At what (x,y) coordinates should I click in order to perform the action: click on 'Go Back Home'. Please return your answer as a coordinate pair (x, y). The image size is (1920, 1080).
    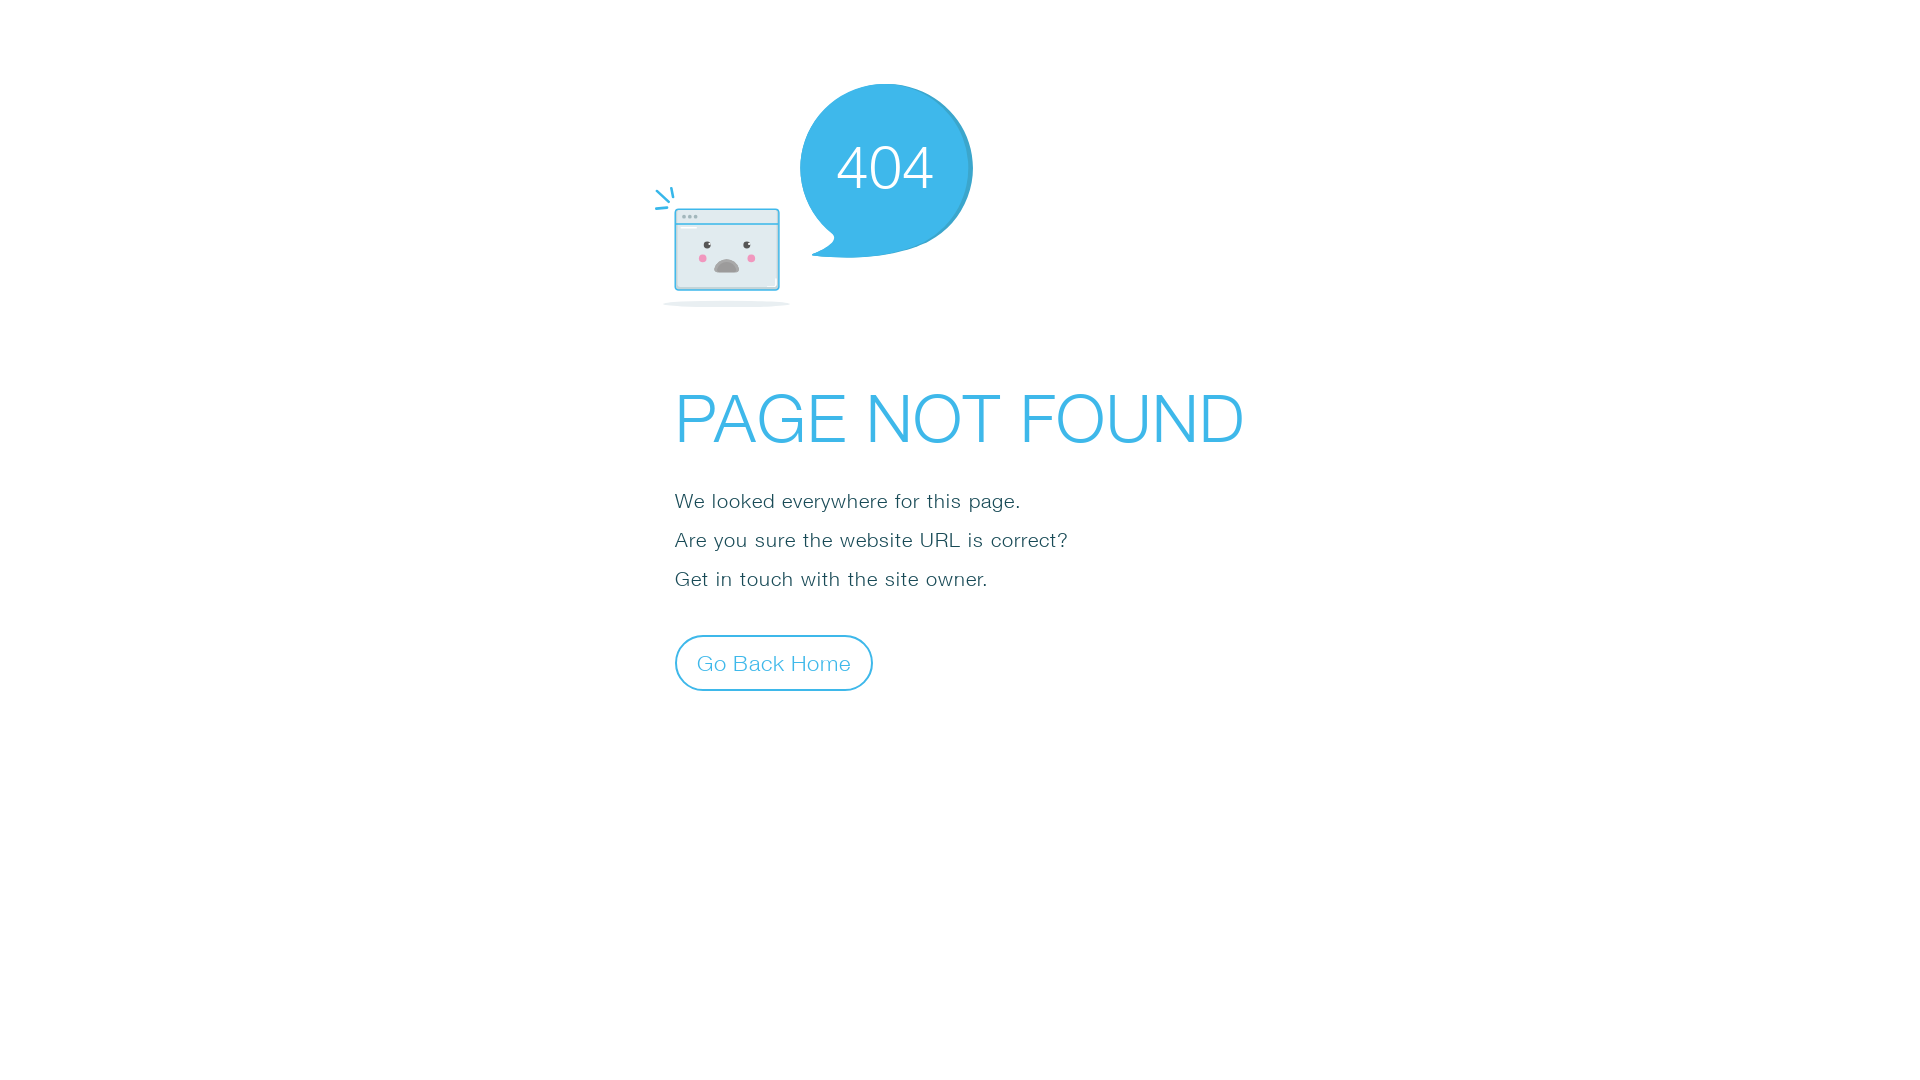
    Looking at the image, I should click on (772, 663).